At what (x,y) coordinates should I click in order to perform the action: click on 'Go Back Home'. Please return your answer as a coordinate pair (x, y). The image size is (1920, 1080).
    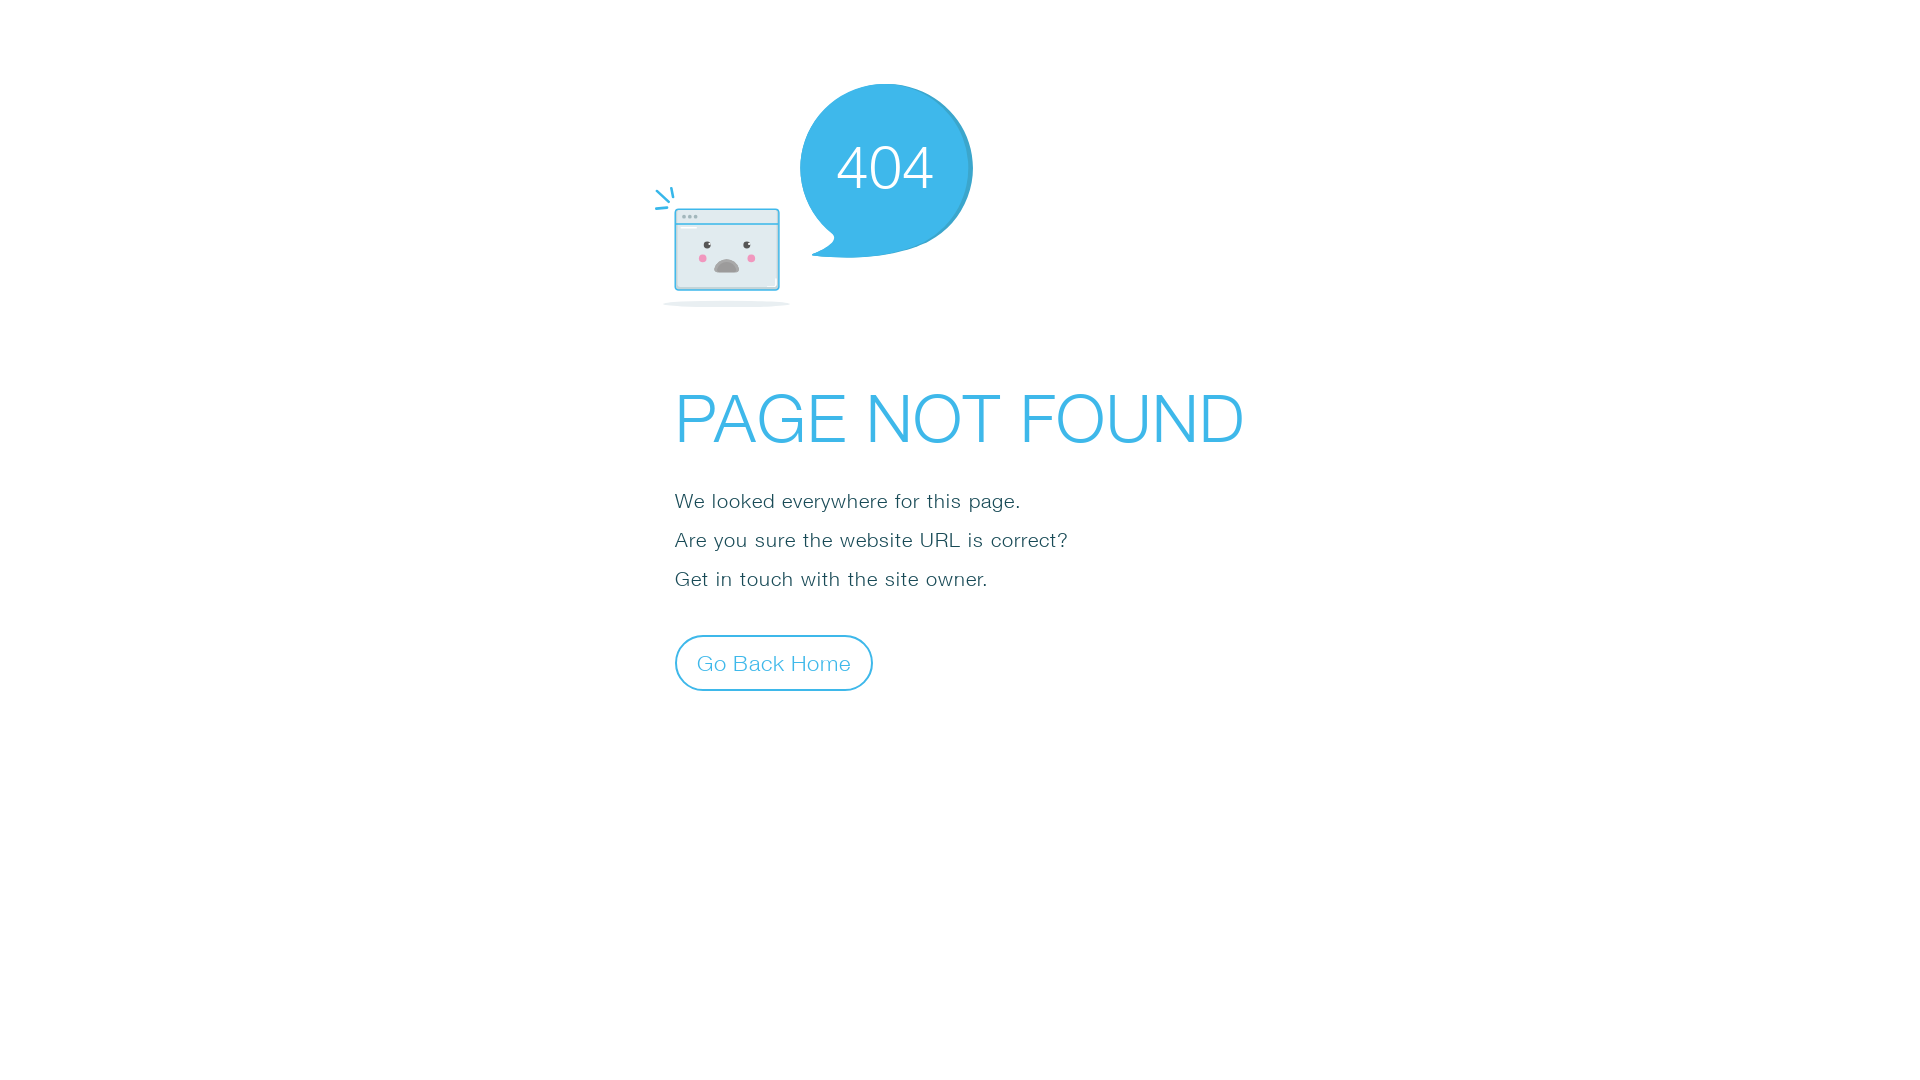
    Looking at the image, I should click on (772, 663).